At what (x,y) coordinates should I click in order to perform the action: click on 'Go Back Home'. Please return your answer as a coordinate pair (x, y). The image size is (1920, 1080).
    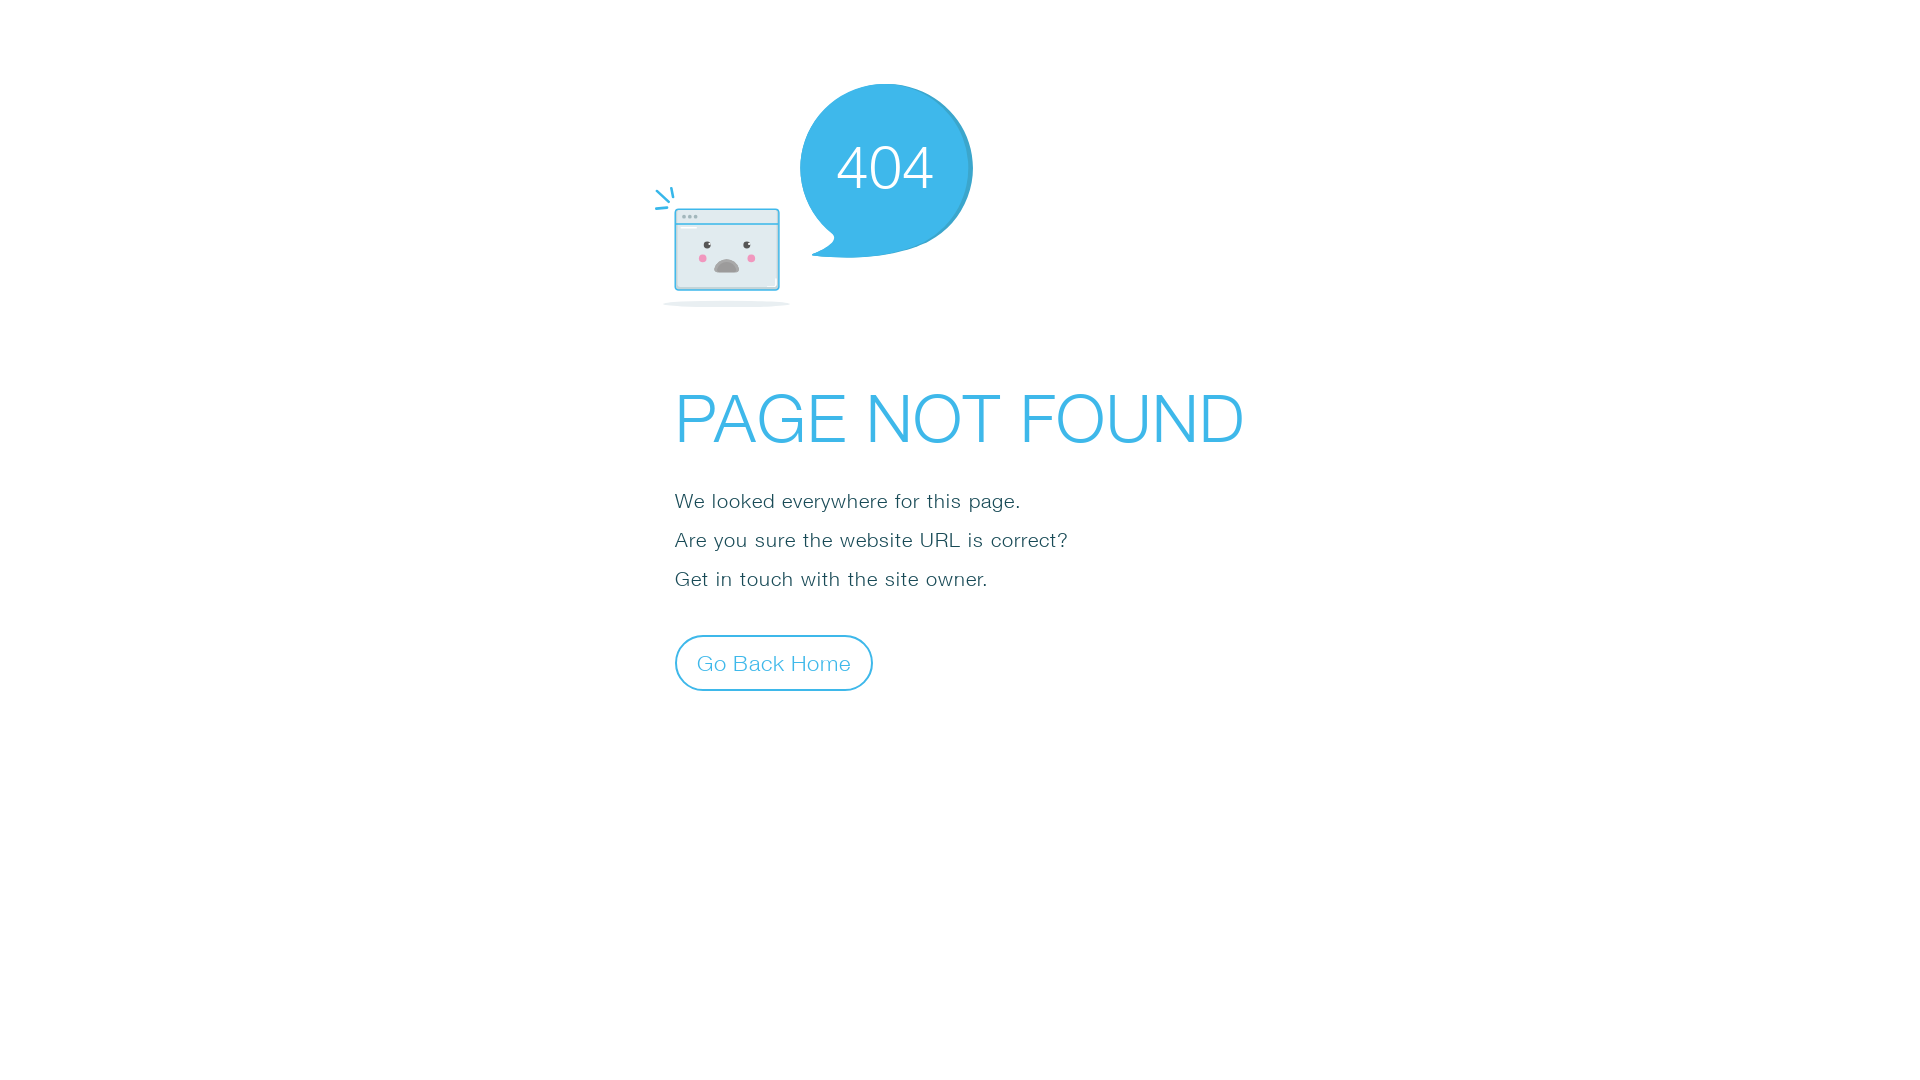
    Looking at the image, I should click on (772, 663).